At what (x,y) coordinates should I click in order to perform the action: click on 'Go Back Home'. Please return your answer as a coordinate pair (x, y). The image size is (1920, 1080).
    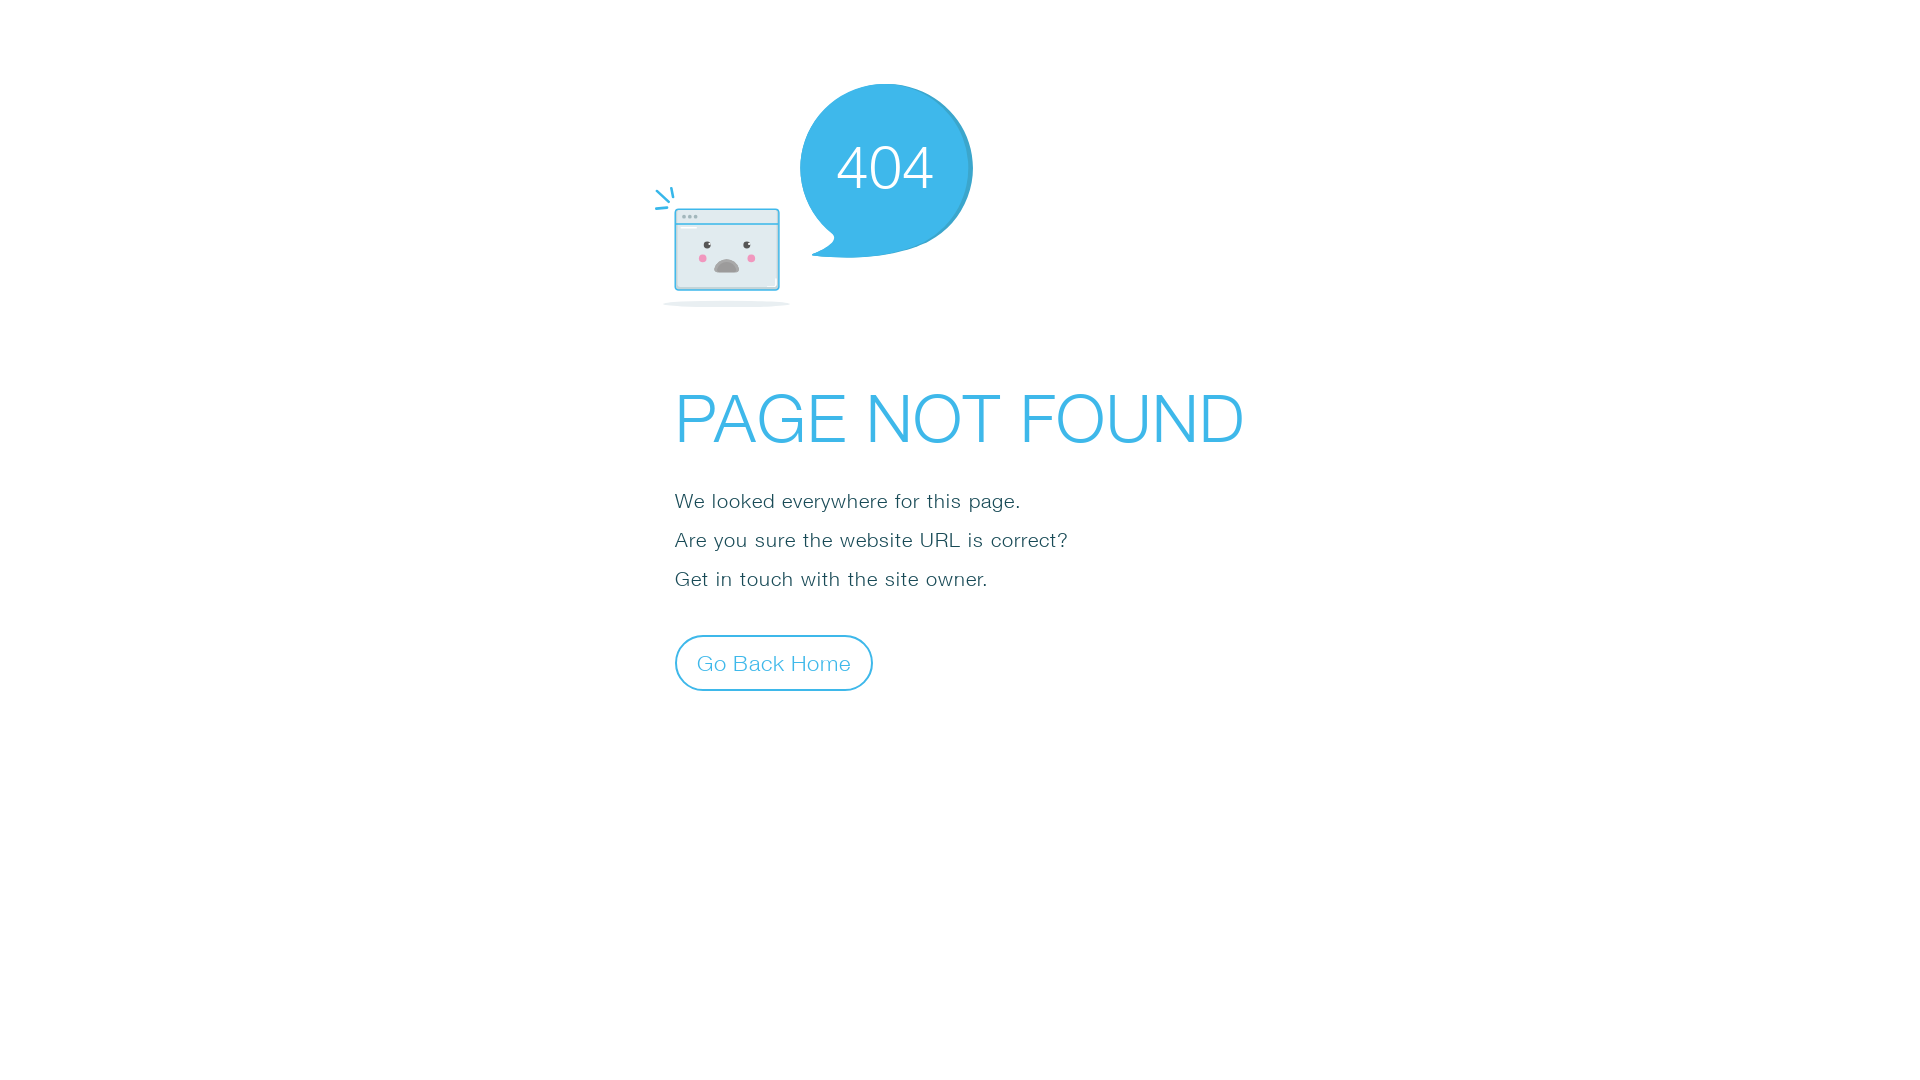
    Looking at the image, I should click on (772, 663).